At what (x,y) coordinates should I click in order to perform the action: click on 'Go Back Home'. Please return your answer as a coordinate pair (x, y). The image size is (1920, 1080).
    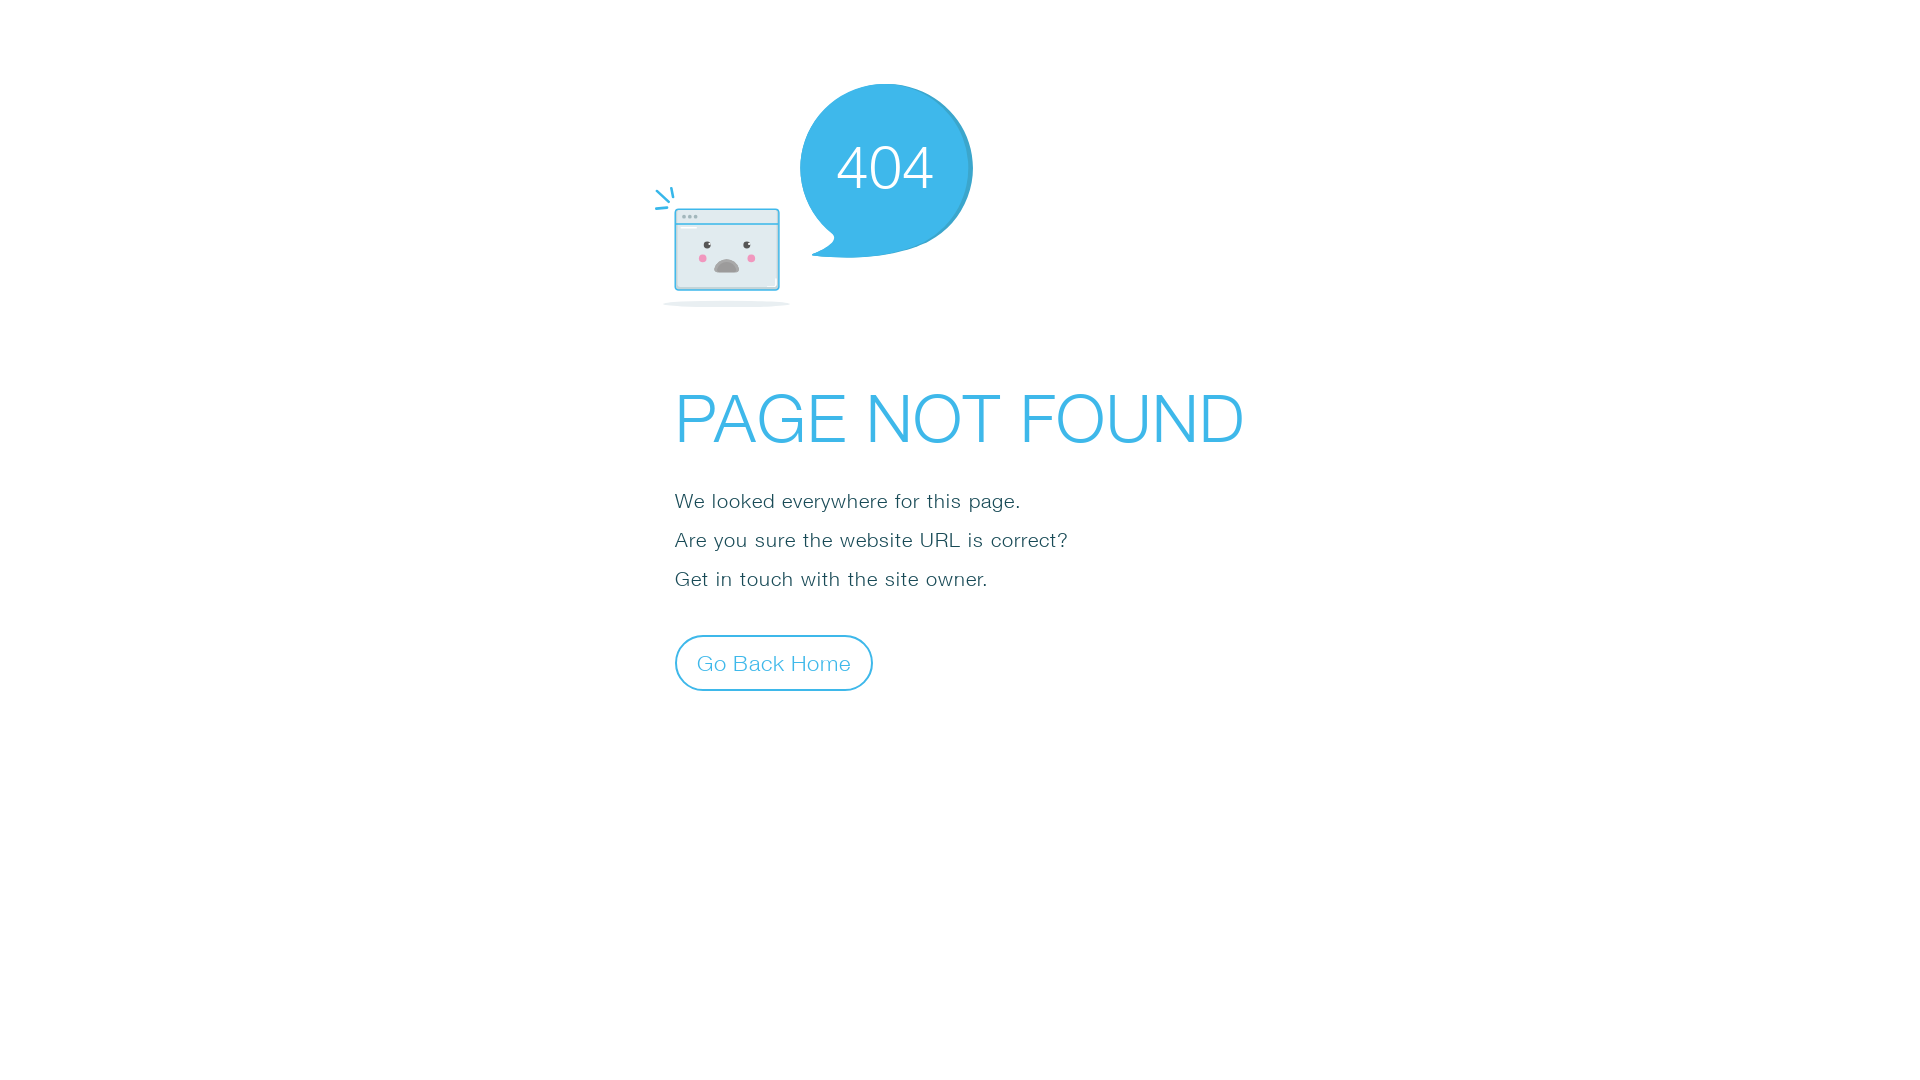
    Looking at the image, I should click on (772, 663).